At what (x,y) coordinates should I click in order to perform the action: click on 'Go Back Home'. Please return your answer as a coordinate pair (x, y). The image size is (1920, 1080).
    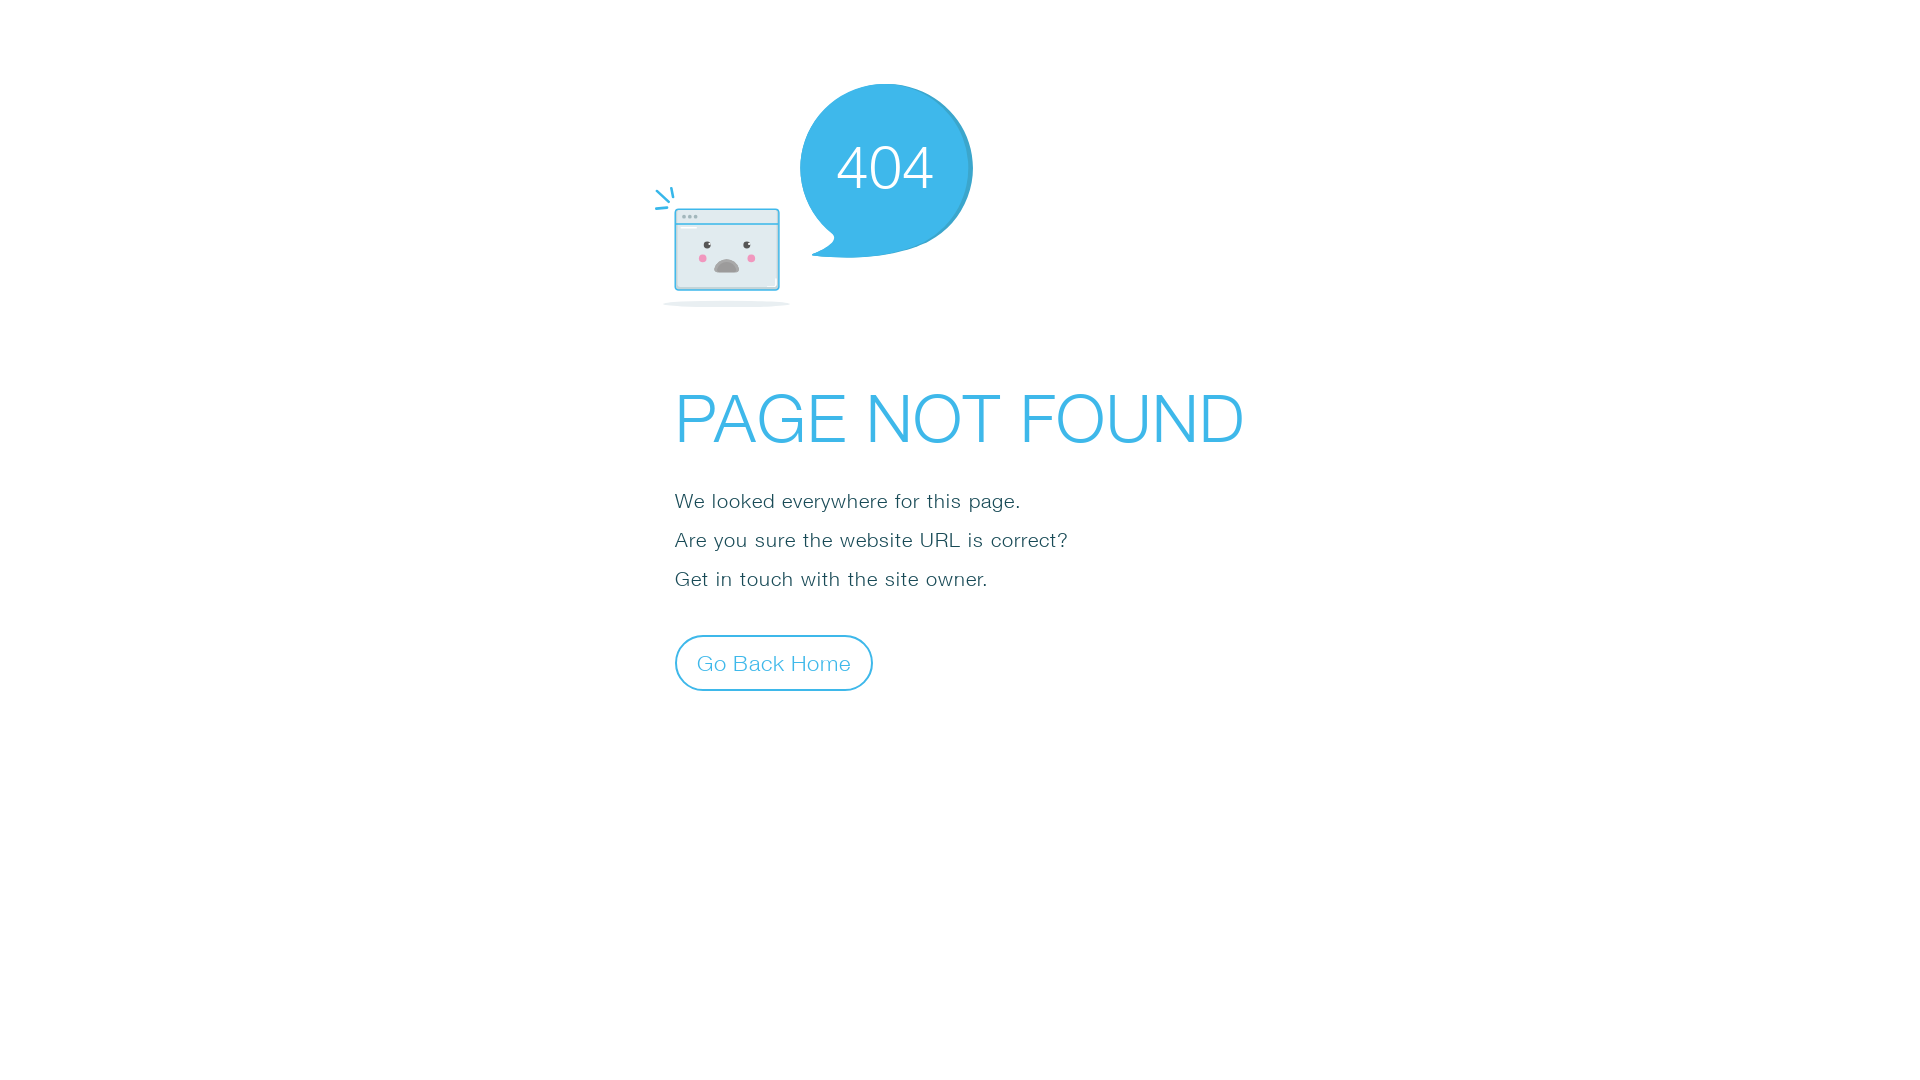
    Looking at the image, I should click on (772, 663).